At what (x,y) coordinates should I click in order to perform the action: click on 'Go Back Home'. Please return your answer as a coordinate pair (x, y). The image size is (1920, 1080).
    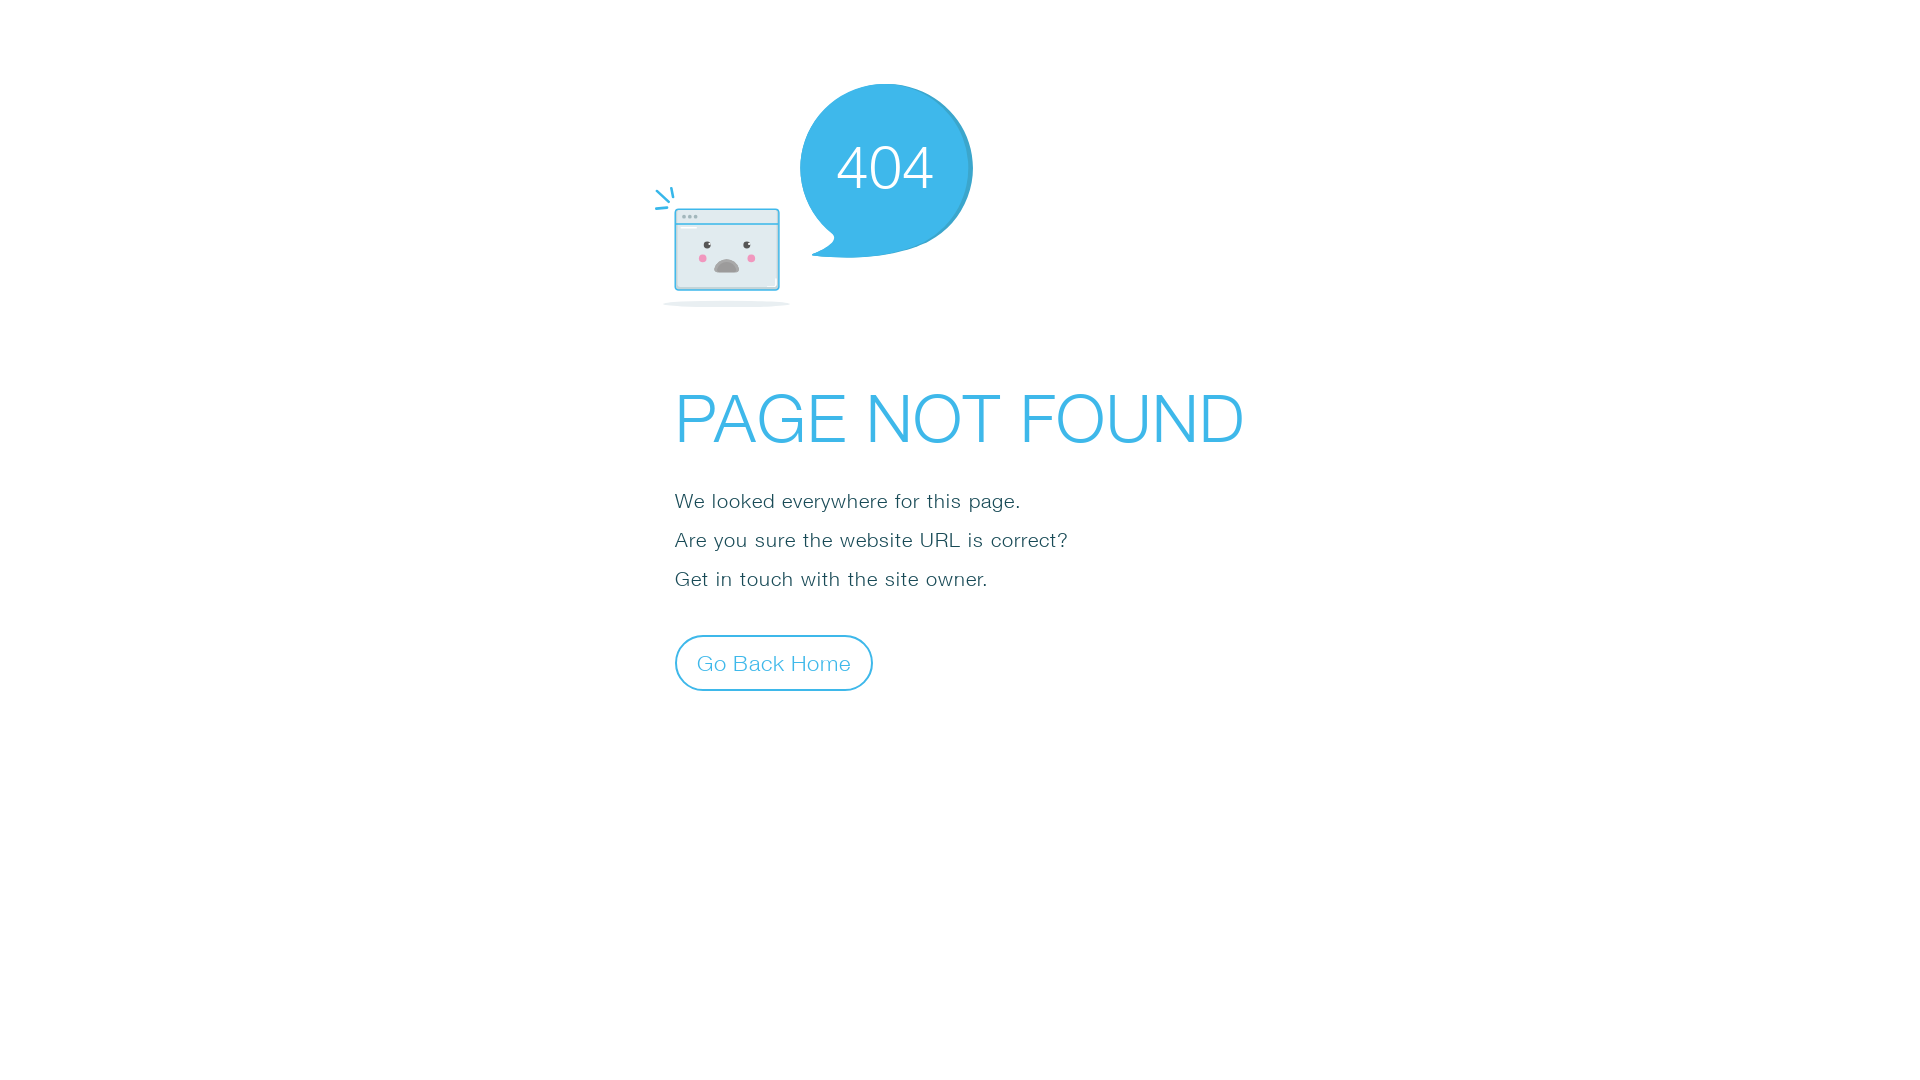
    Looking at the image, I should click on (772, 663).